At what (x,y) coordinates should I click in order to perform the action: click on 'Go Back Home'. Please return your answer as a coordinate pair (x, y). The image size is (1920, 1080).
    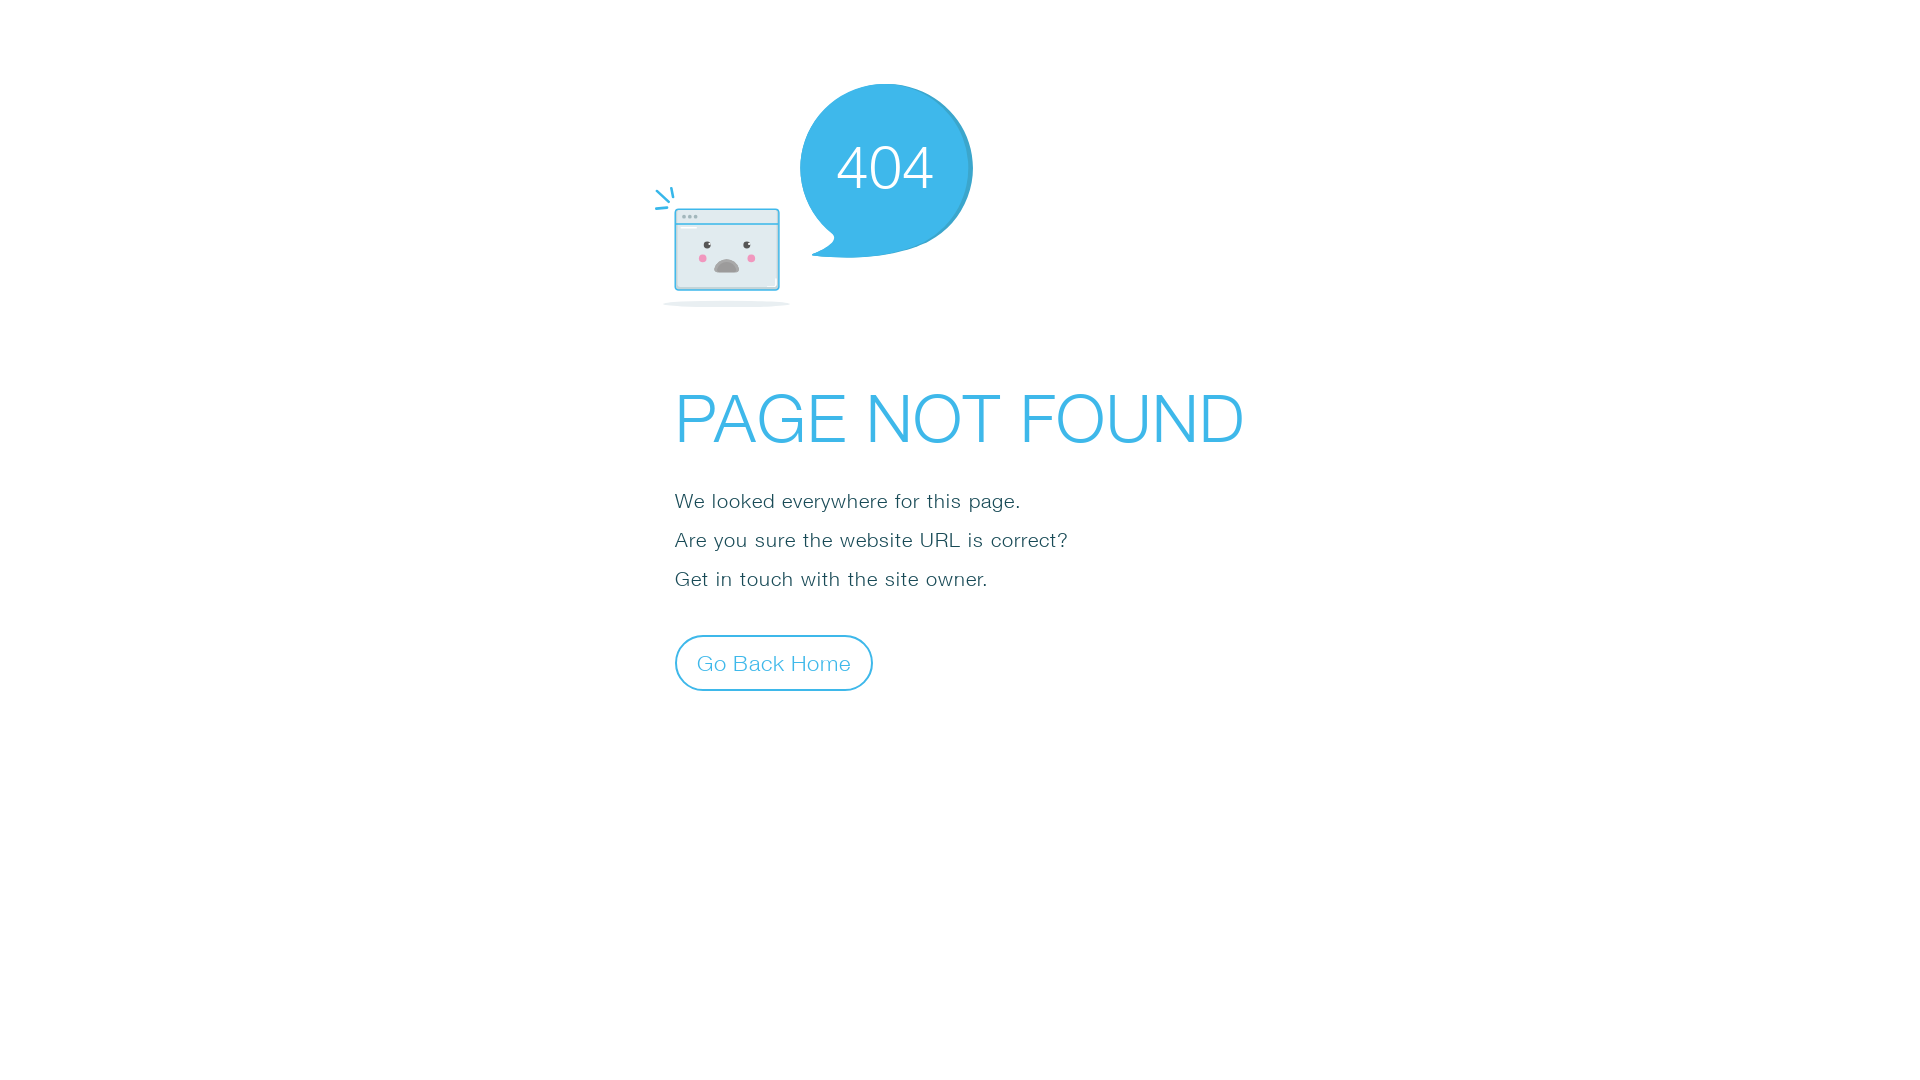
    Looking at the image, I should click on (772, 663).